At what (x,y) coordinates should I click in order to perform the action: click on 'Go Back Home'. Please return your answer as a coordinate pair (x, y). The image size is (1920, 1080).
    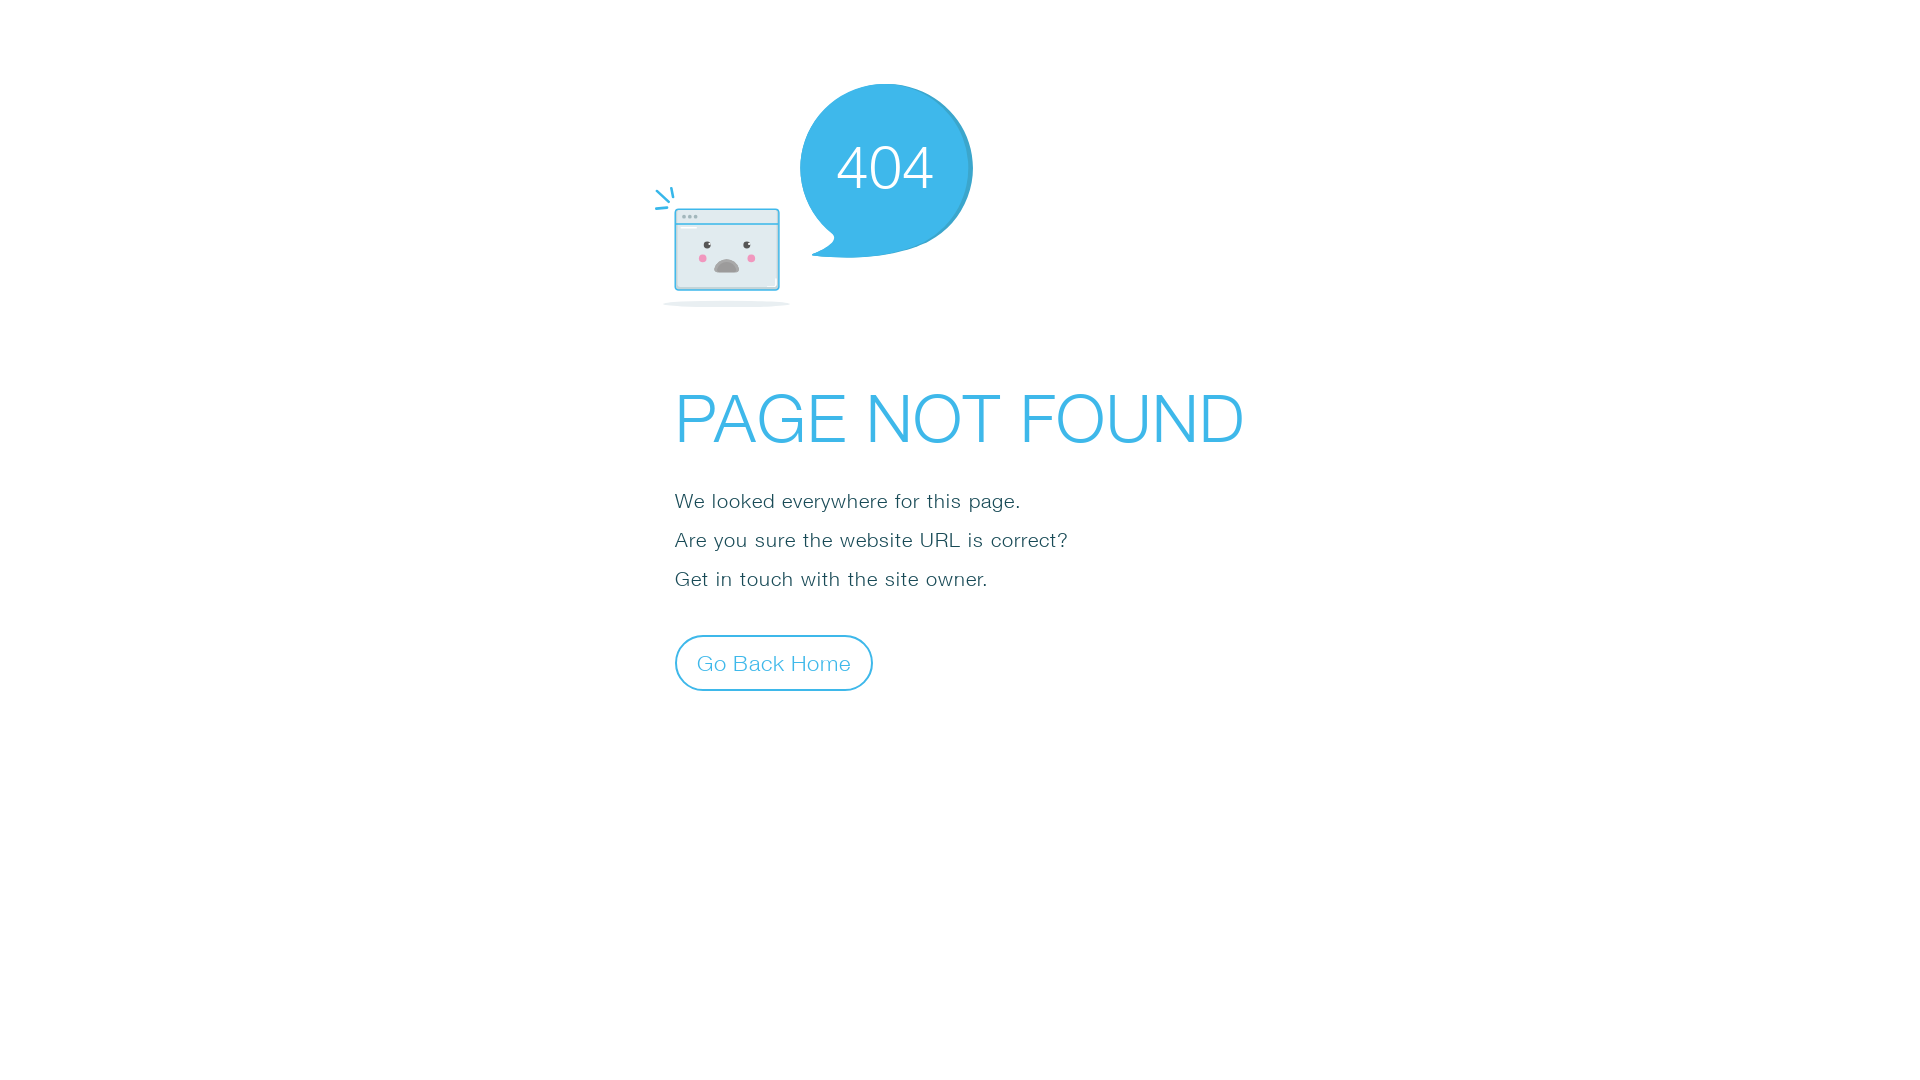
    Looking at the image, I should click on (772, 663).